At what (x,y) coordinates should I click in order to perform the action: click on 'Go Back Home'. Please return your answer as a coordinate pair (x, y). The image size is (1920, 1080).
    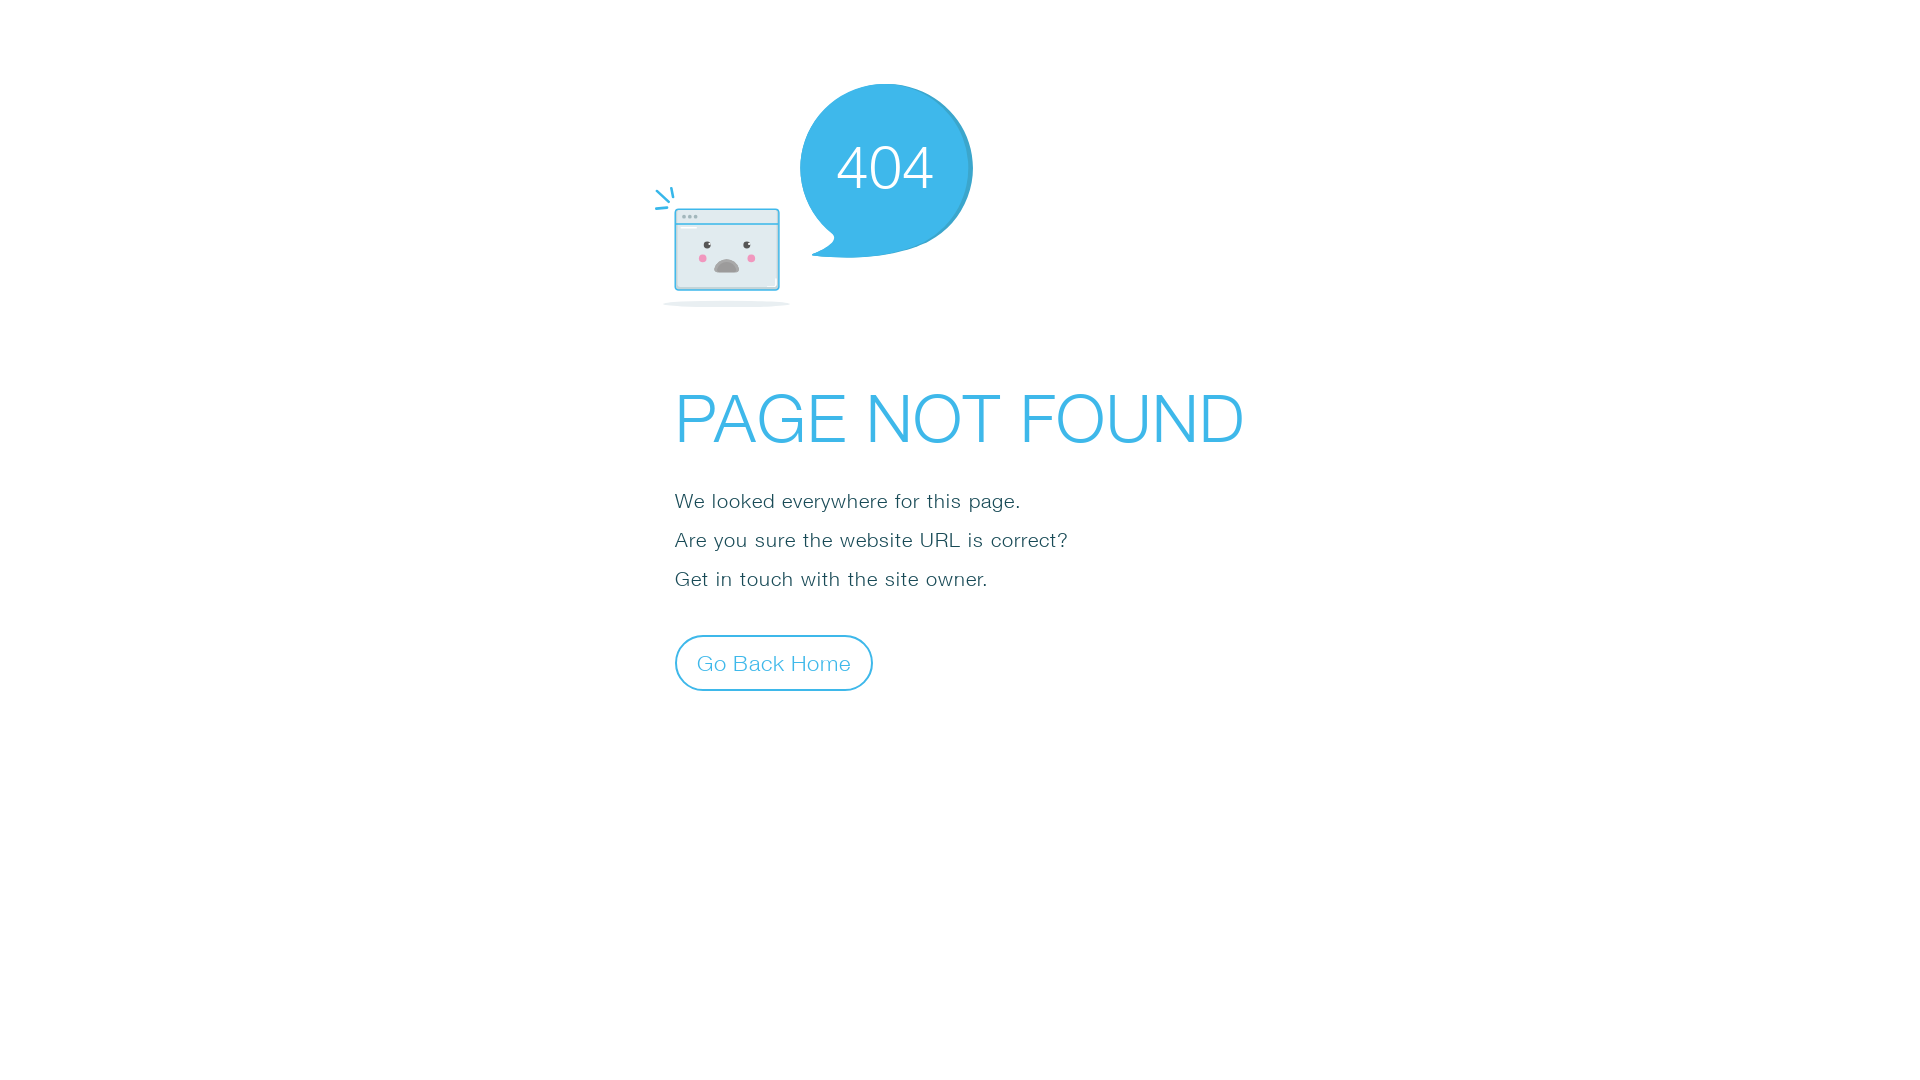
    Looking at the image, I should click on (772, 663).